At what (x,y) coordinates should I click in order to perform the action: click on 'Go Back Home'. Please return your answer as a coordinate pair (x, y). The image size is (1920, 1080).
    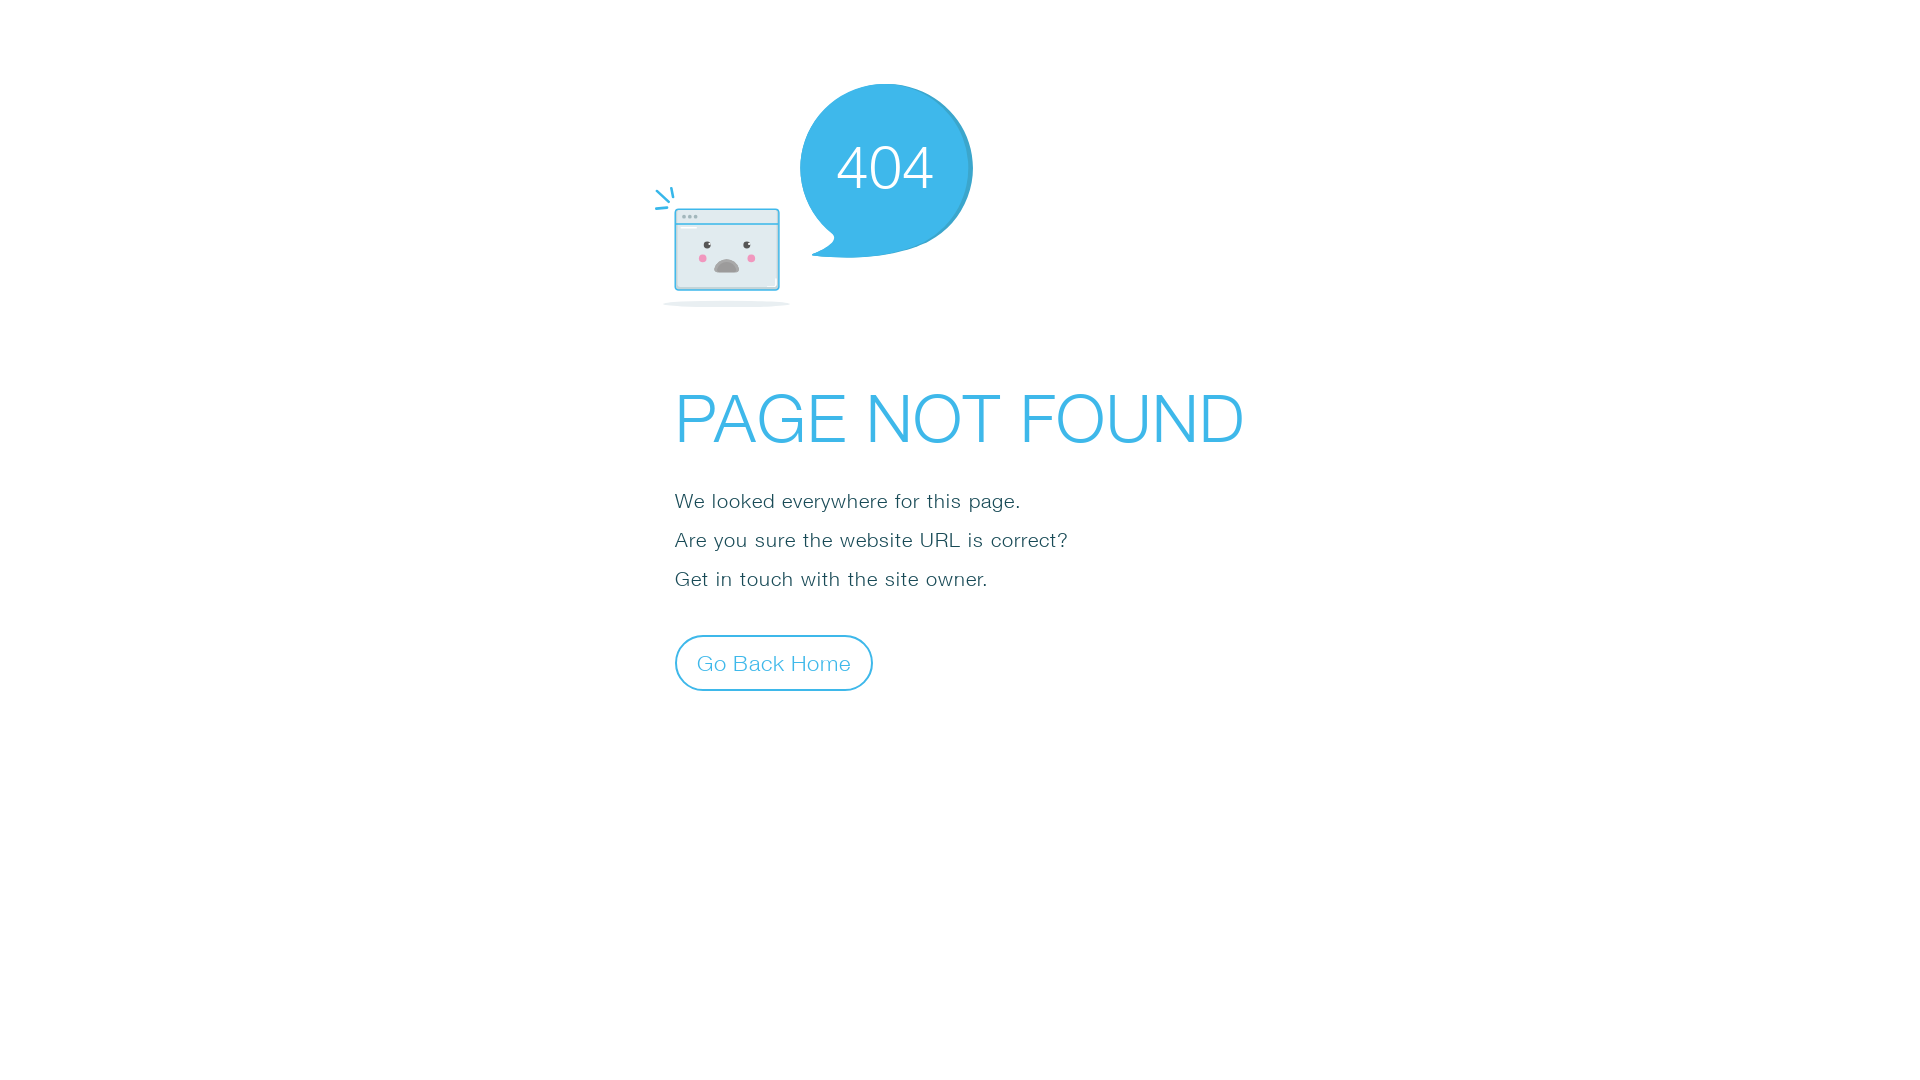
    Looking at the image, I should click on (772, 663).